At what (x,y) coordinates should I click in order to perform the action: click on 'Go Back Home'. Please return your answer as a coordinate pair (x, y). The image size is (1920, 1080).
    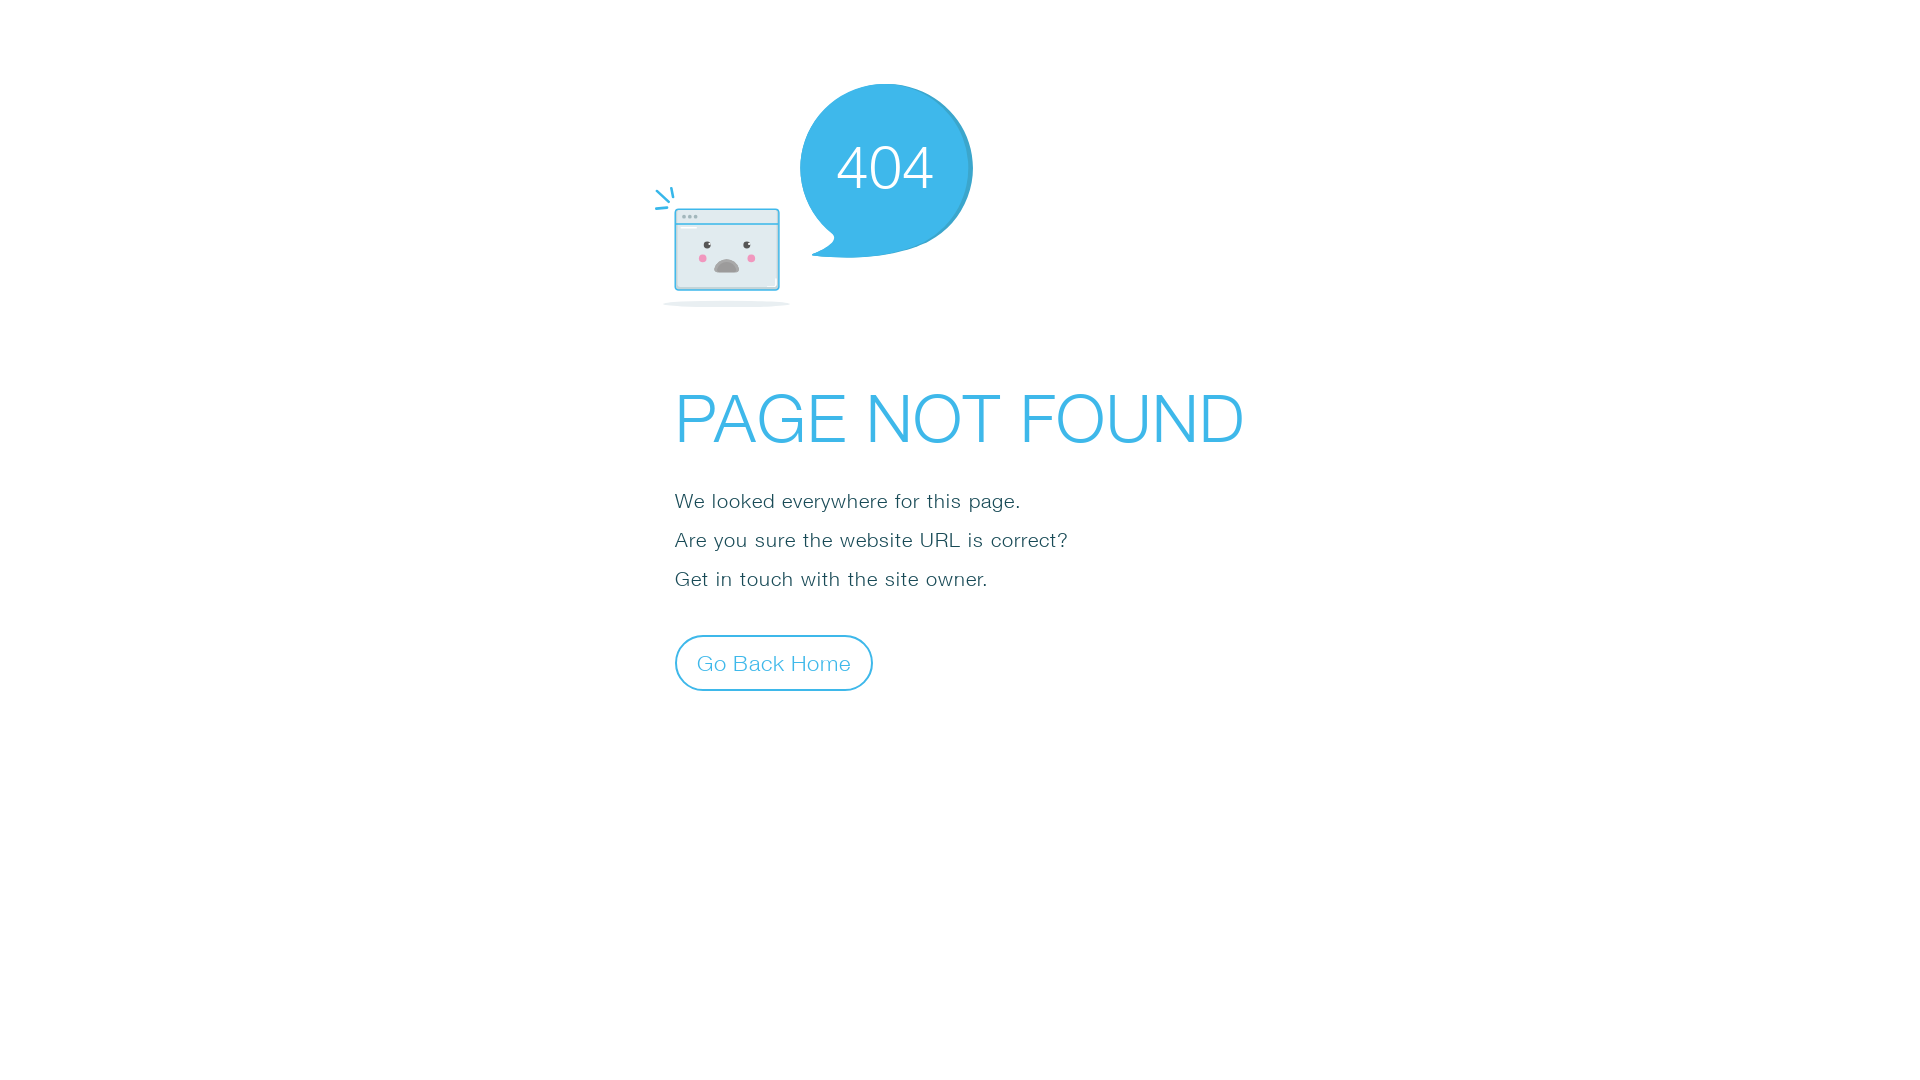
    Looking at the image, I should click on (772, 663).